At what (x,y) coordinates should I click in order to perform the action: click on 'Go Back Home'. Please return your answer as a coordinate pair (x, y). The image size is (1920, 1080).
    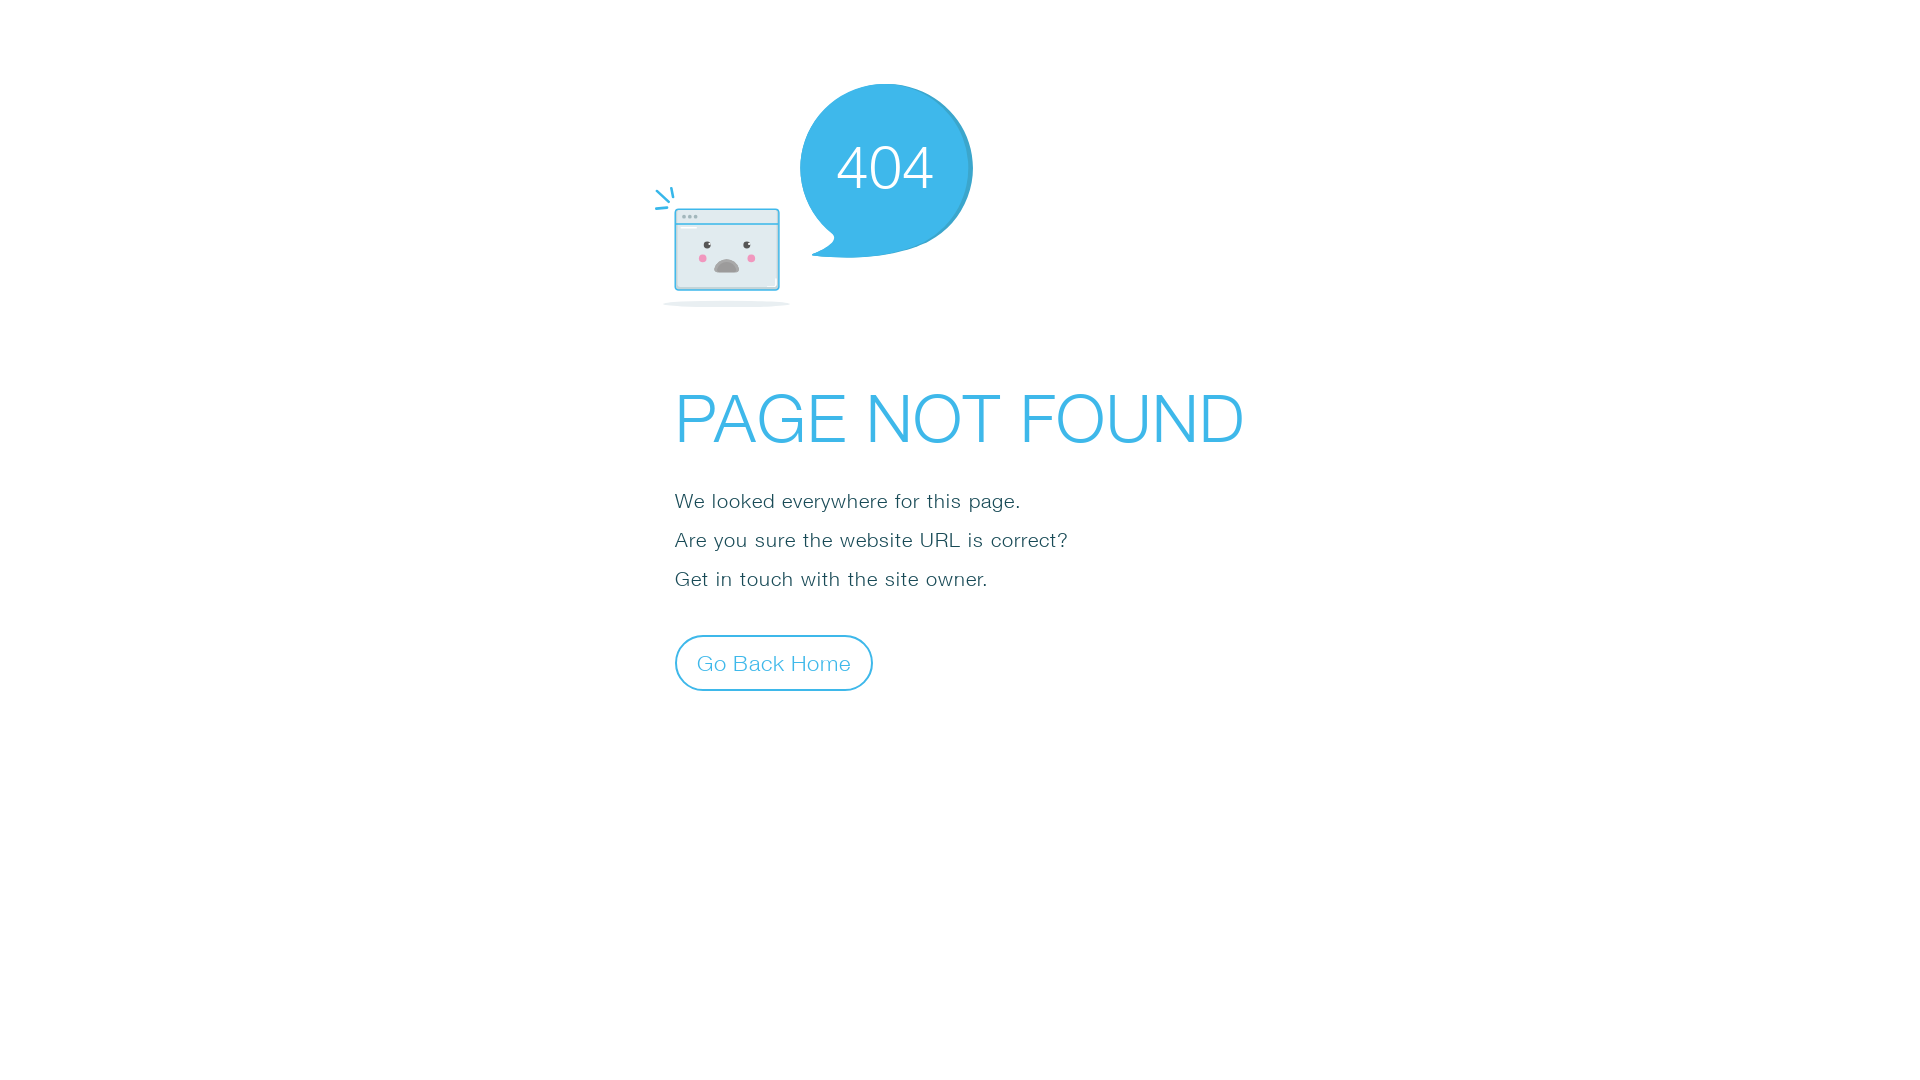
    Looking at the image, I should click on (772, 663).